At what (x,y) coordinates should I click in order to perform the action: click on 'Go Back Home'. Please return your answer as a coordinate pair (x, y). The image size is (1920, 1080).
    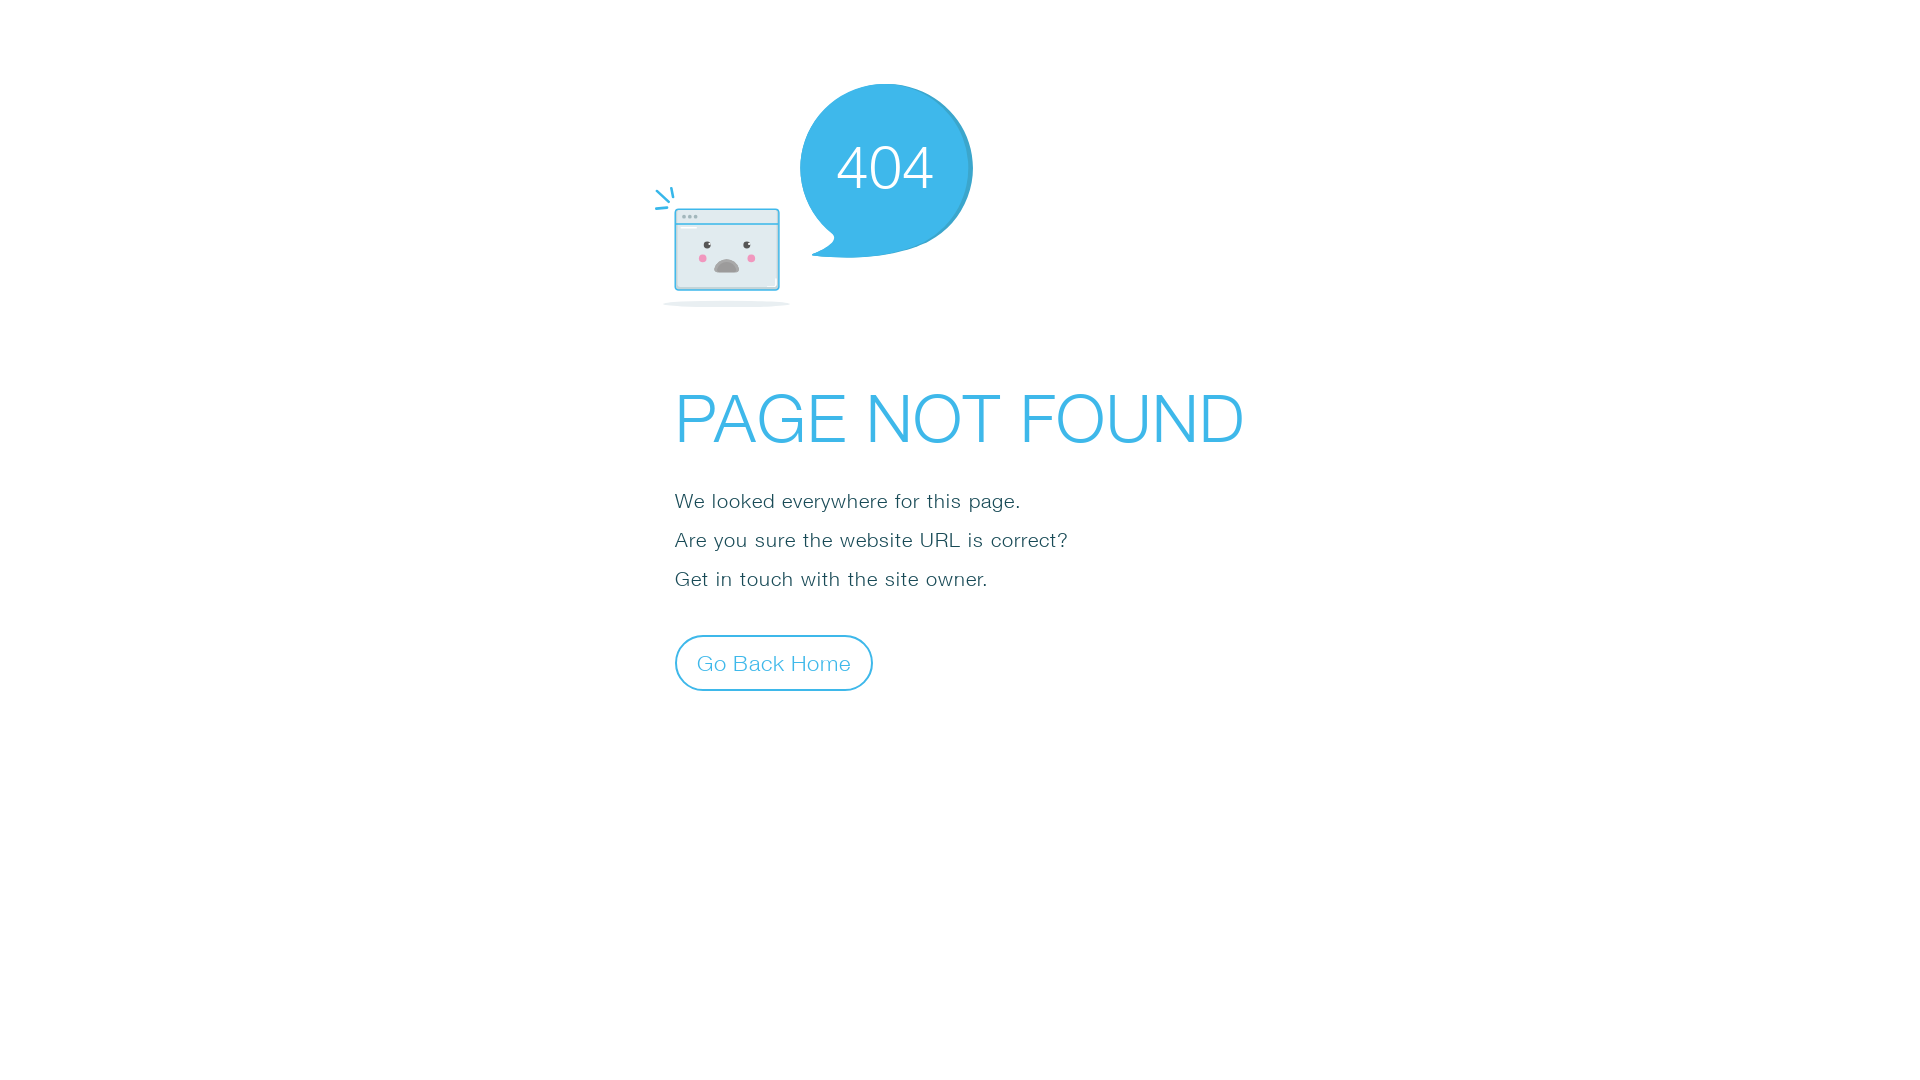
    Looking at the image, I should click on (772, 663).